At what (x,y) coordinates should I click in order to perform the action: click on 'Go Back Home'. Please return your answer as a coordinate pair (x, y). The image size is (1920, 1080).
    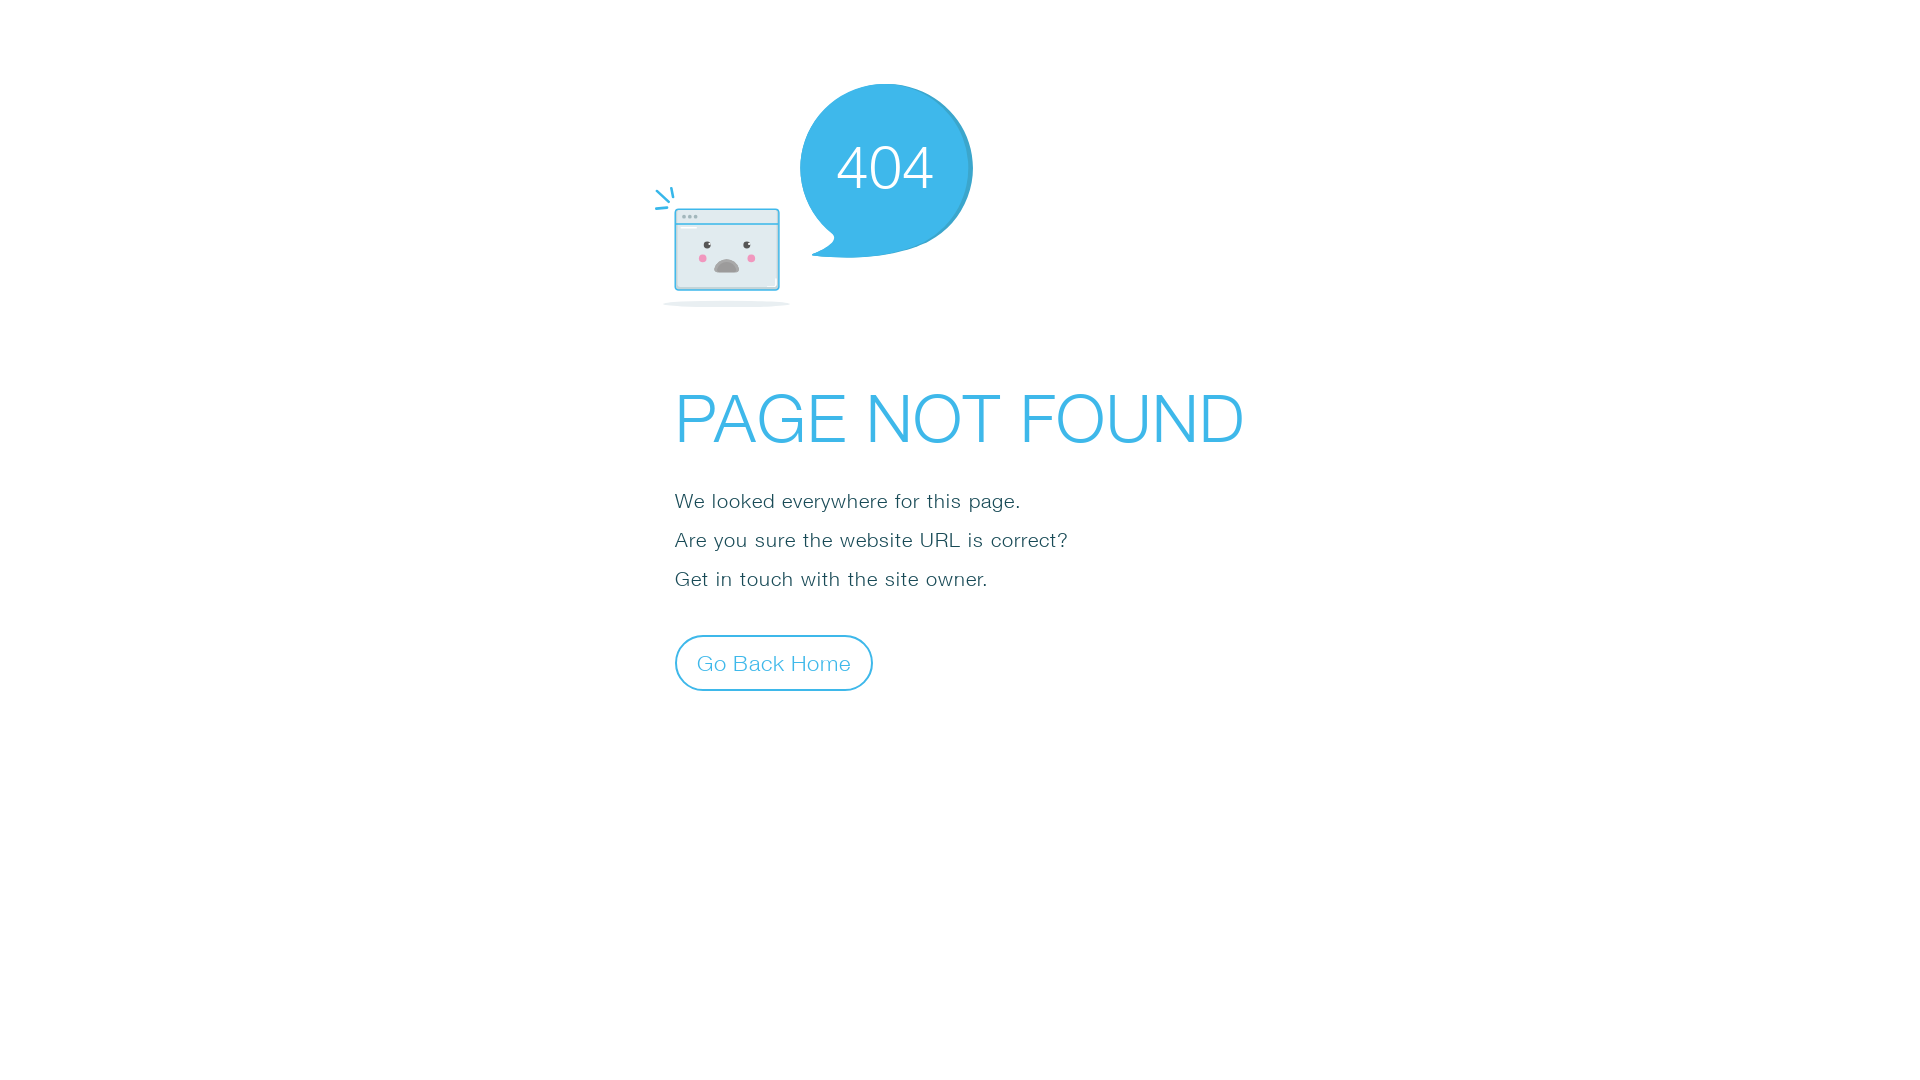
    Looking at the image, I should click on (772, 663).